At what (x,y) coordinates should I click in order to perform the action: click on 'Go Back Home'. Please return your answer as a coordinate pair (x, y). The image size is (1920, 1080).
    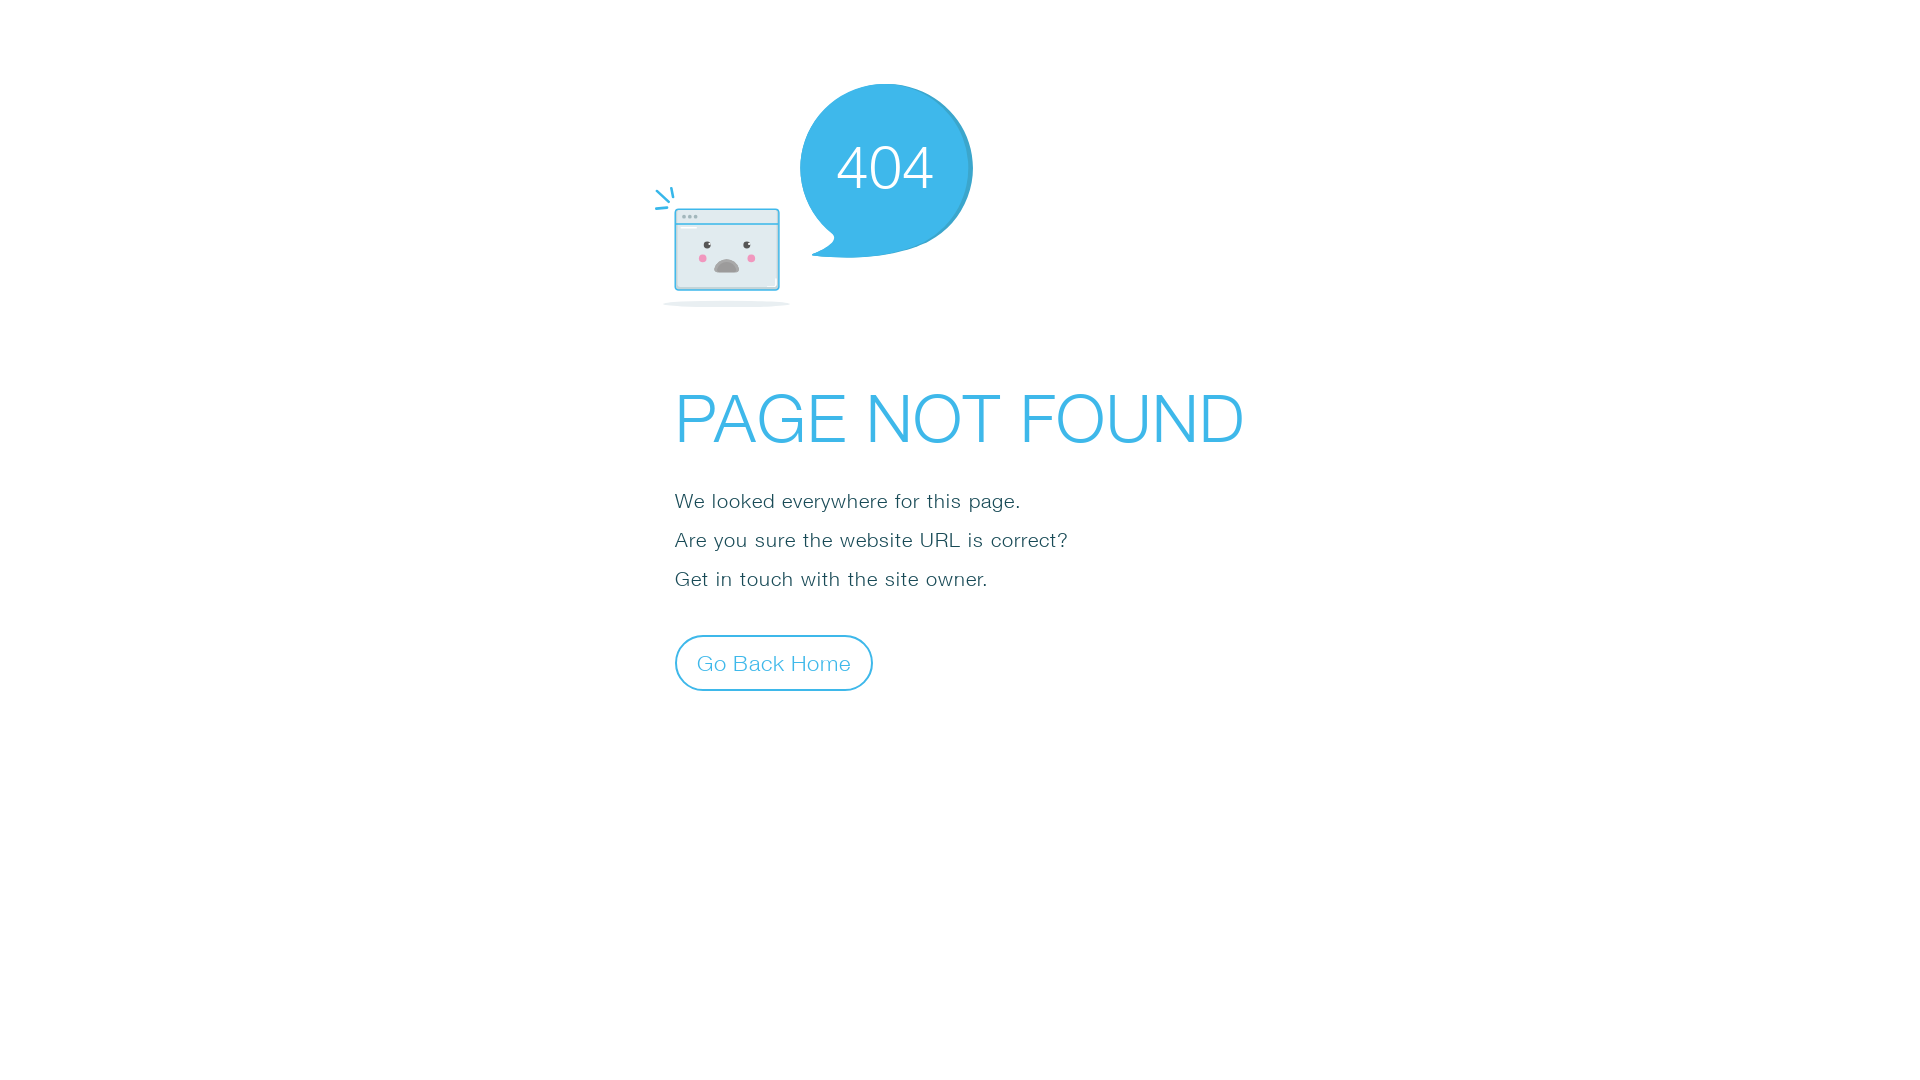
    Looking at the image, I should click on (772, 663).